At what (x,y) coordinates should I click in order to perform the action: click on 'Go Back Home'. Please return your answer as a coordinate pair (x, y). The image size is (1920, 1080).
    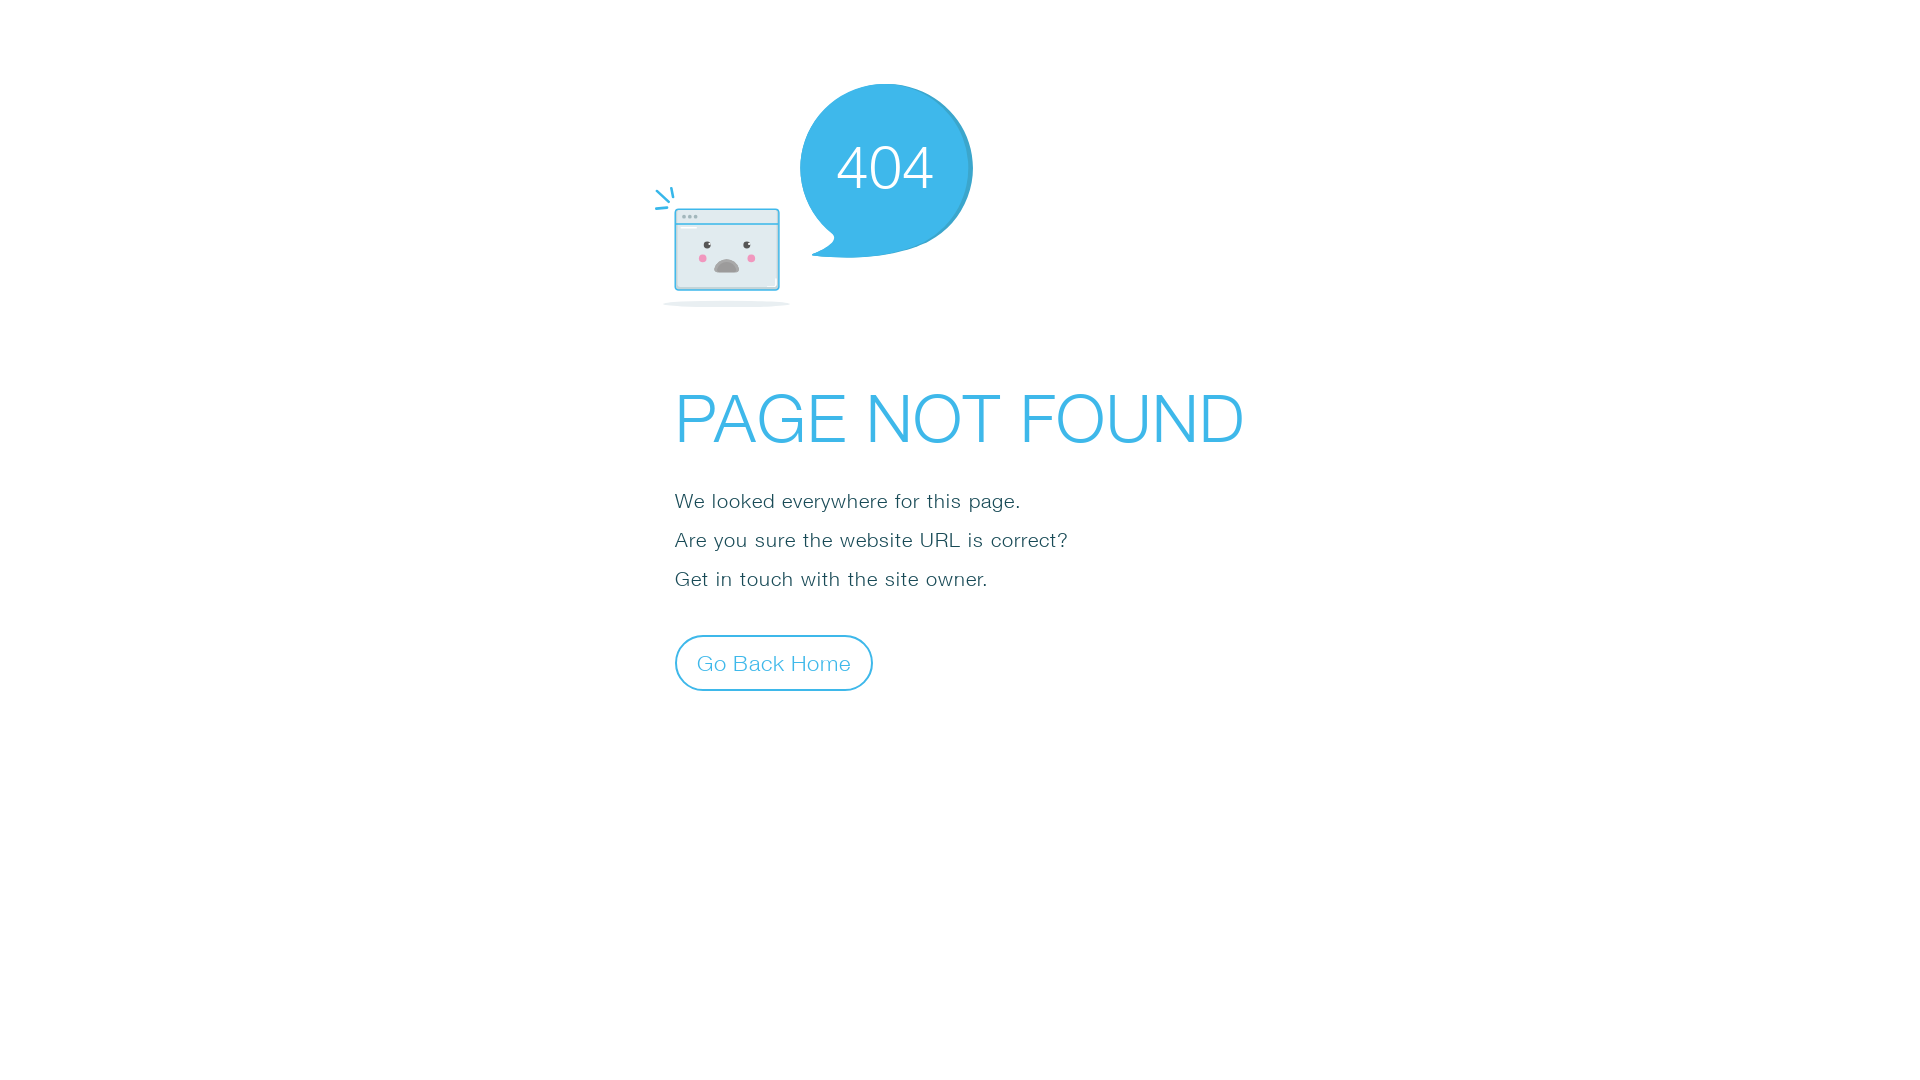
    Looking at the image, I should click on (772, 663).